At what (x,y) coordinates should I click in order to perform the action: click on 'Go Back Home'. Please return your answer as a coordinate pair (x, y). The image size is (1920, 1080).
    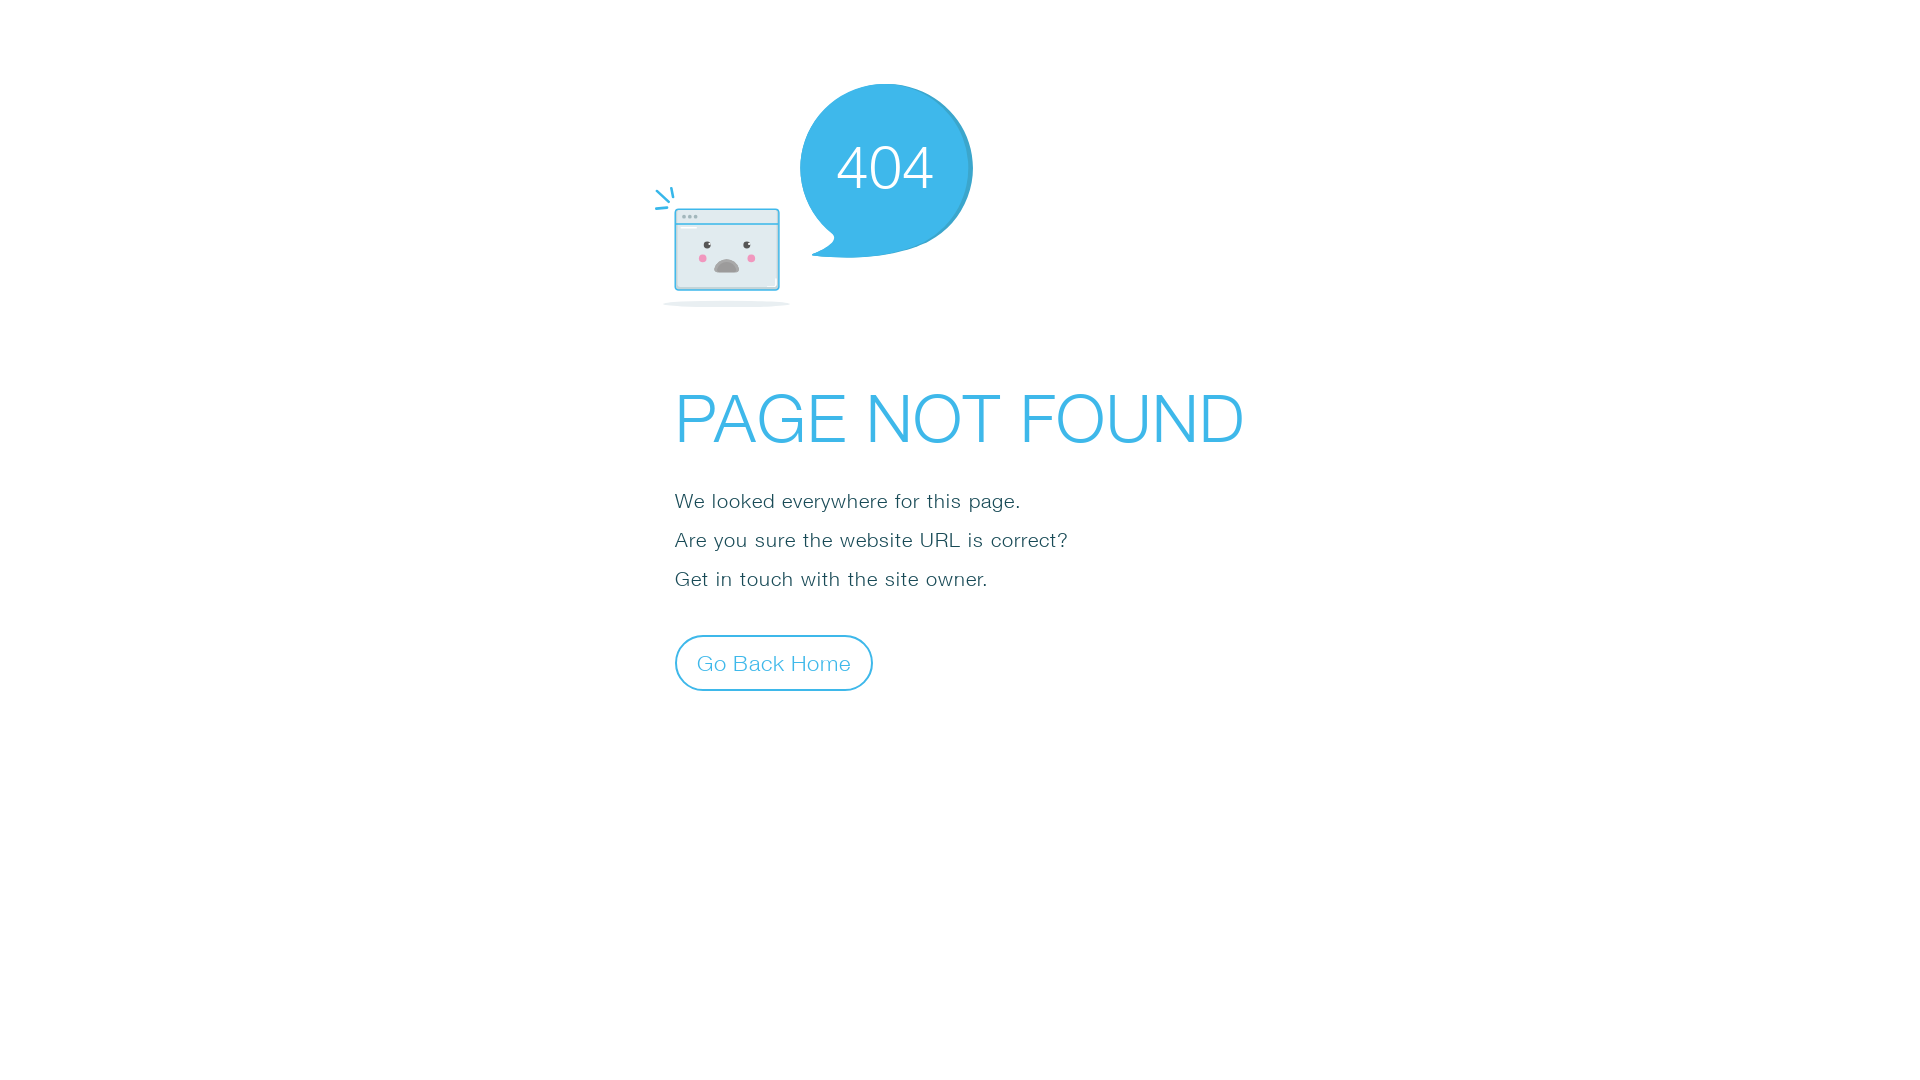
    Looking at the image, I should click on (772, 663).